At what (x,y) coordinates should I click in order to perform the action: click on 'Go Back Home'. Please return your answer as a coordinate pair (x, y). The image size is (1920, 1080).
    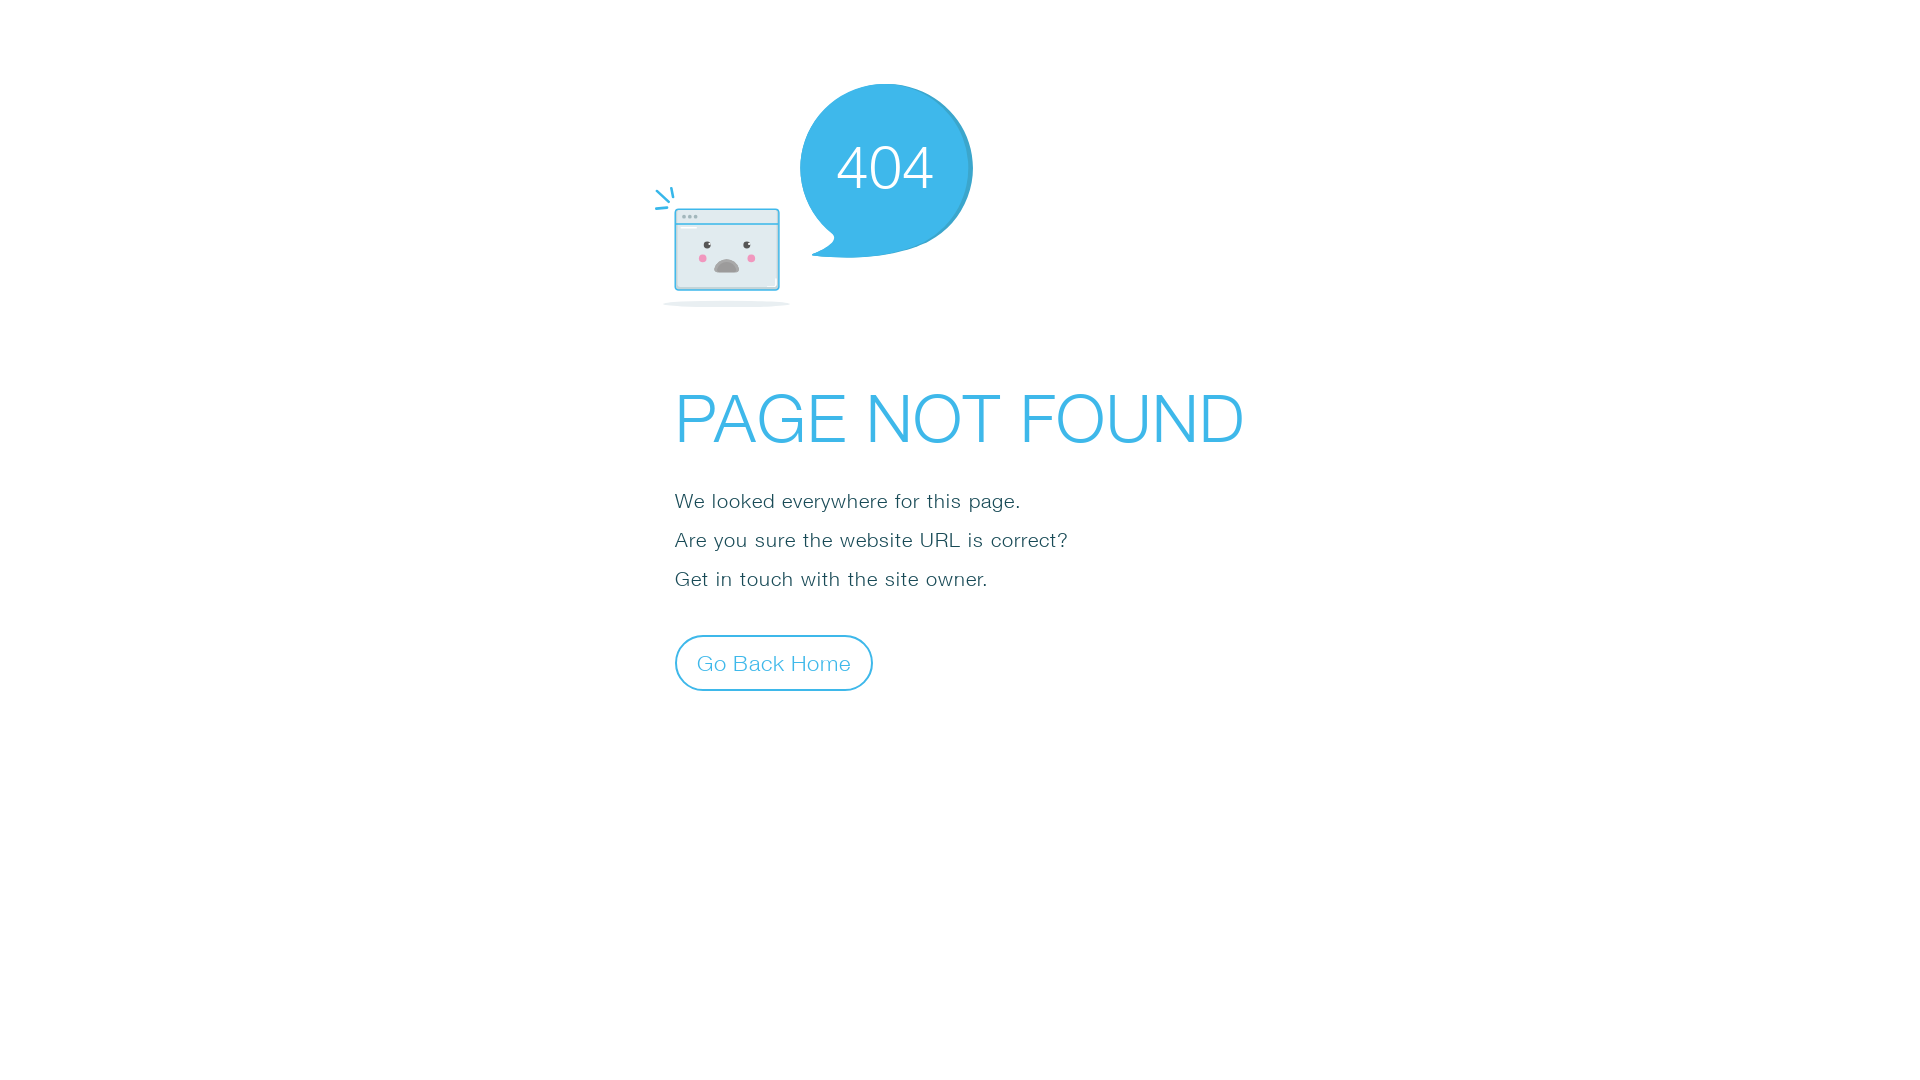
    Looking at the image, I should click on (772, 663).